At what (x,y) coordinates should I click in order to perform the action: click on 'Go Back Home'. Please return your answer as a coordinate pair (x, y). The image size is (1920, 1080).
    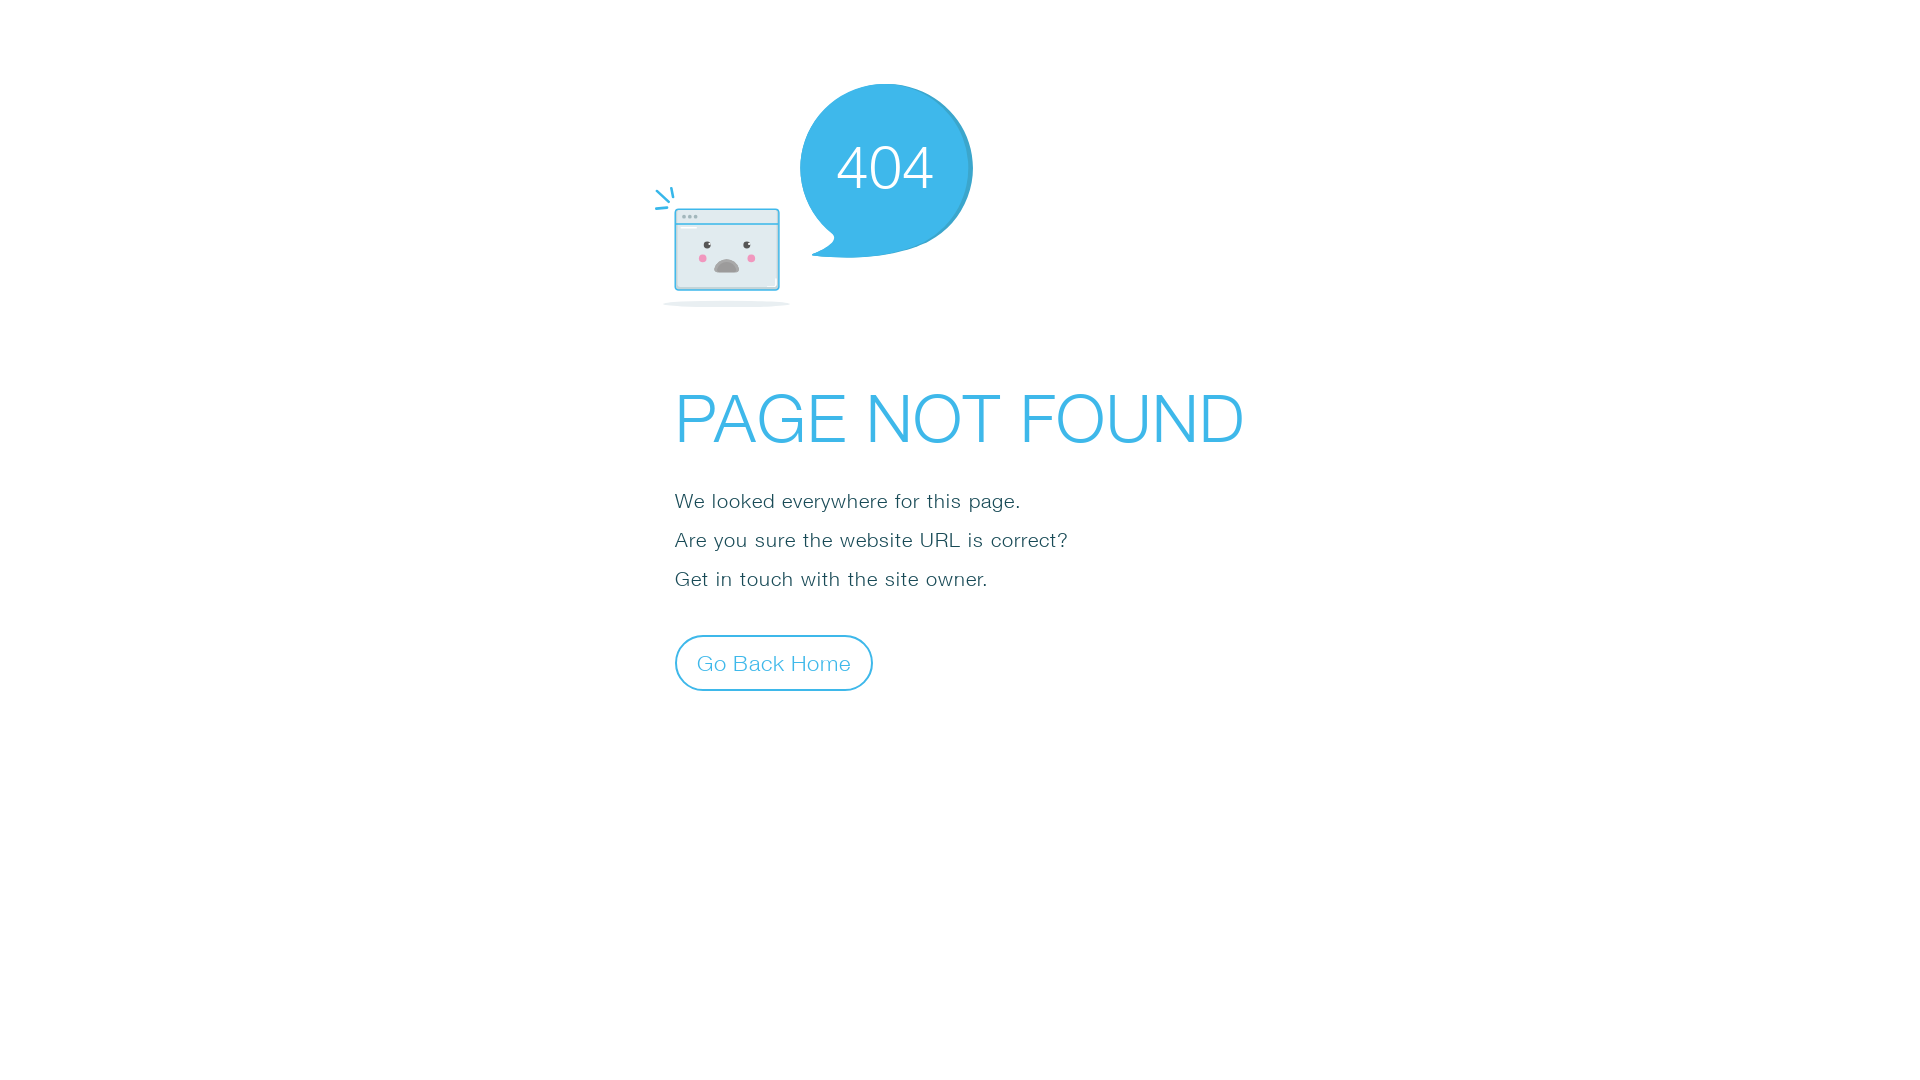
    Looking at the image, I should click on (772, 663).